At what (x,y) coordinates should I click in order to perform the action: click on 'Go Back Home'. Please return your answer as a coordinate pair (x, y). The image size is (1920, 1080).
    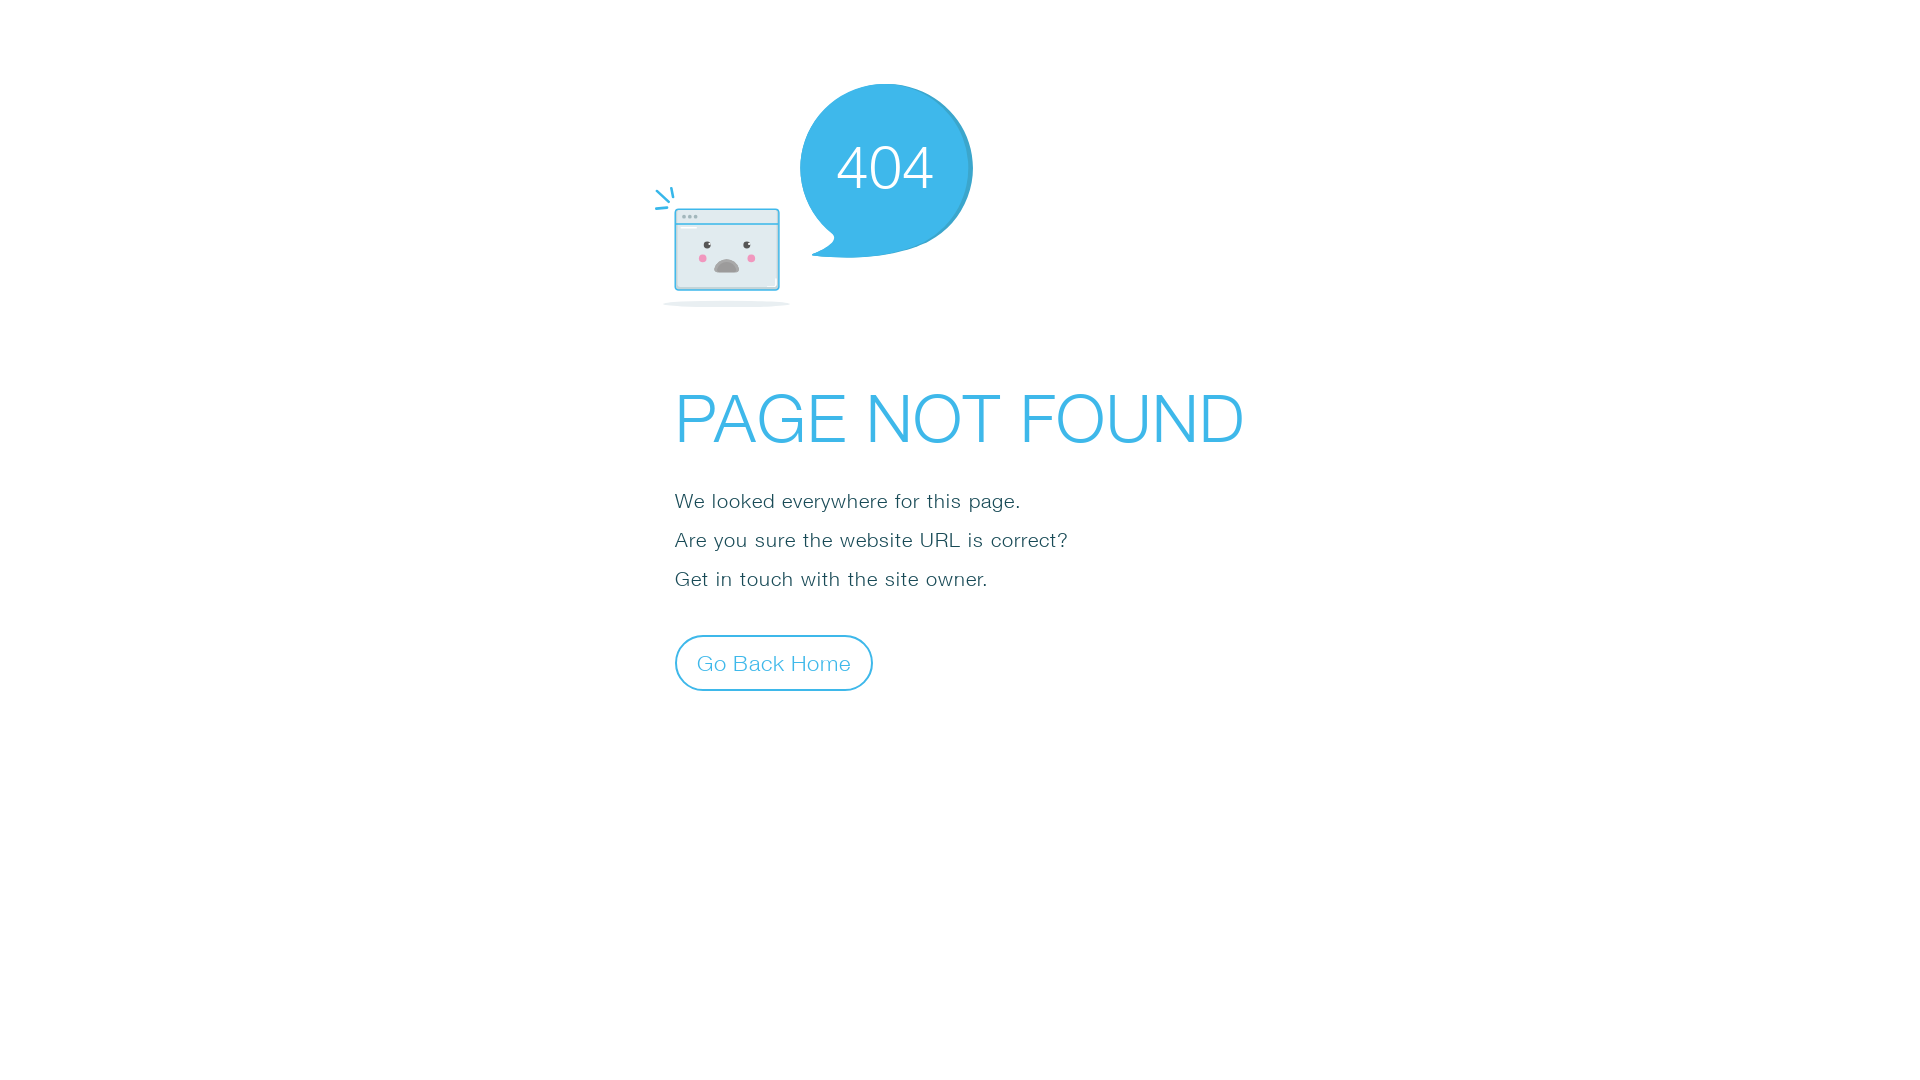
    Looking at the image, I should click on (772, 663).